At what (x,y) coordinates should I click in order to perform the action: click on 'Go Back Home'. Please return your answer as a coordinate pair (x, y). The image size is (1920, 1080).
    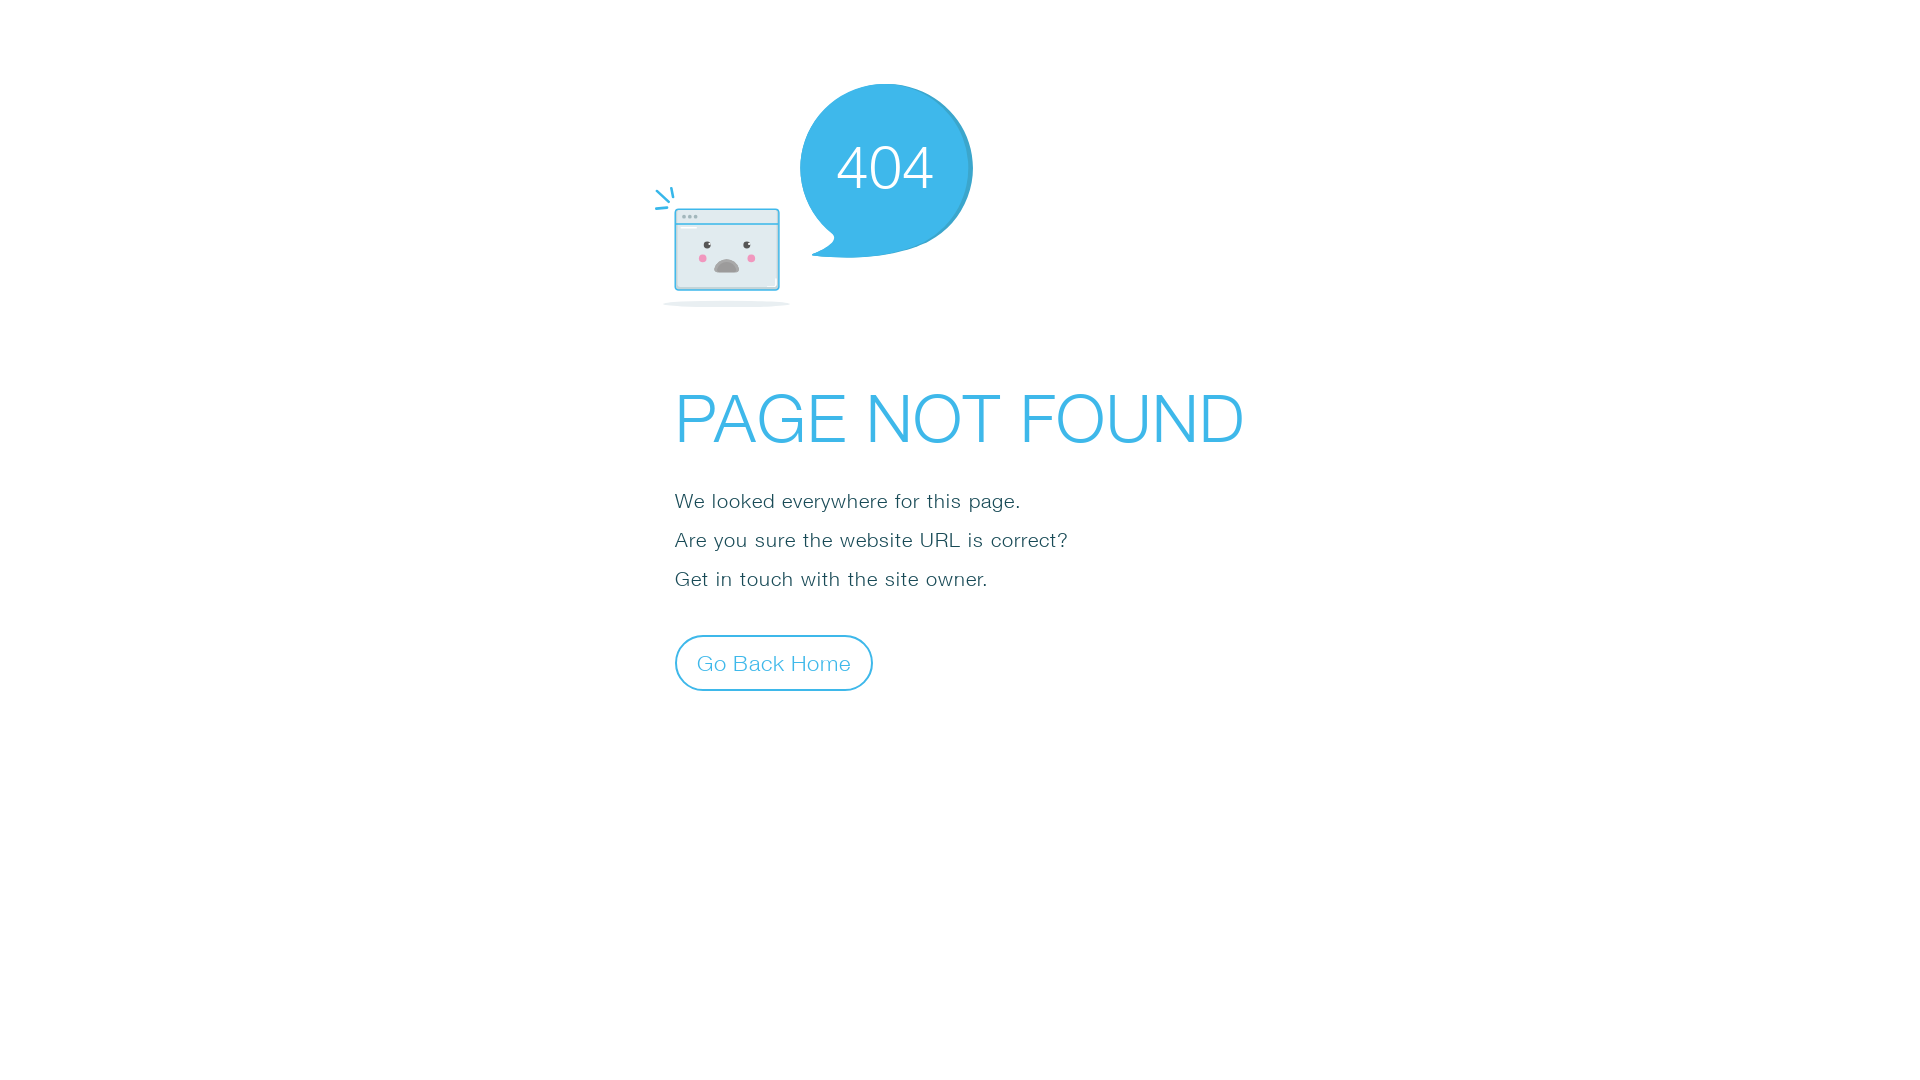
    Looking at the image, I should click on (772, 663).